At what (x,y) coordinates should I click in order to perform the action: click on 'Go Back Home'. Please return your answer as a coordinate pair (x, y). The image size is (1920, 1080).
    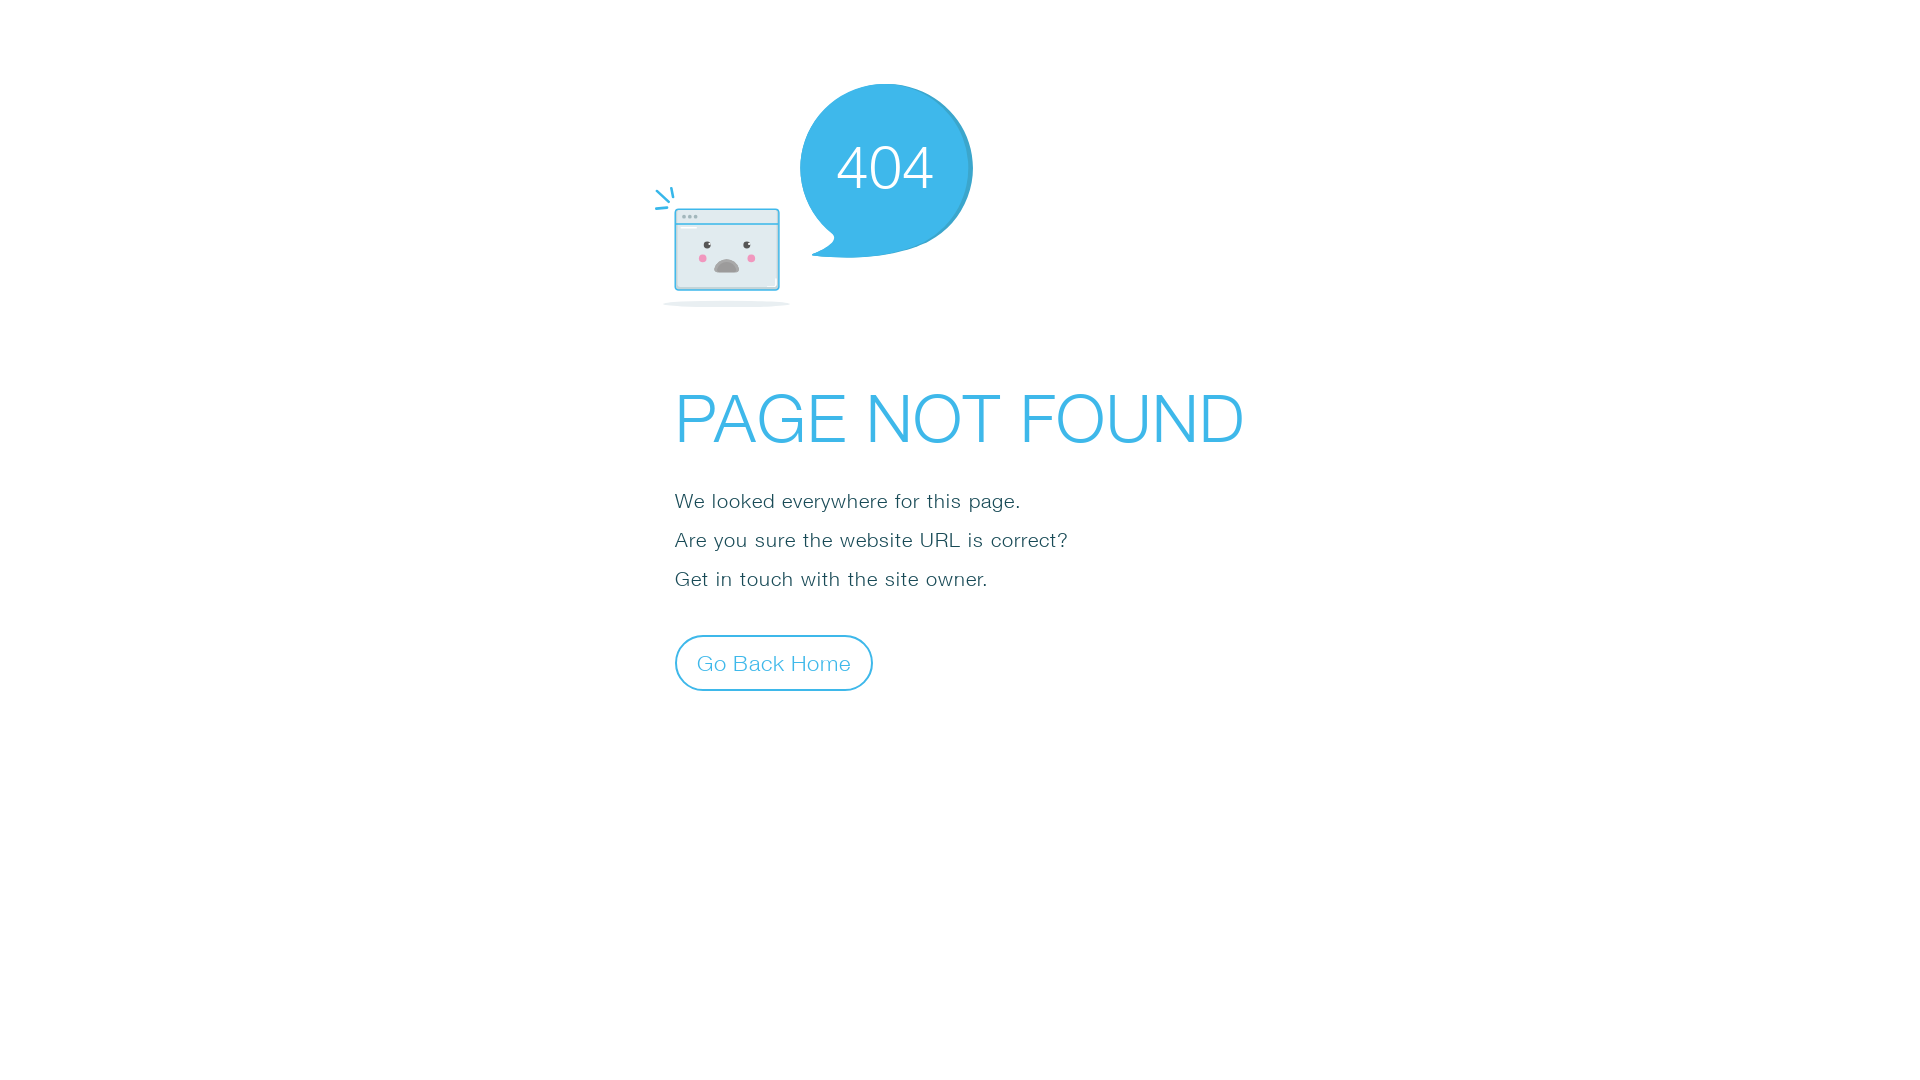
    Looking at the image, I should click on (772, 663).